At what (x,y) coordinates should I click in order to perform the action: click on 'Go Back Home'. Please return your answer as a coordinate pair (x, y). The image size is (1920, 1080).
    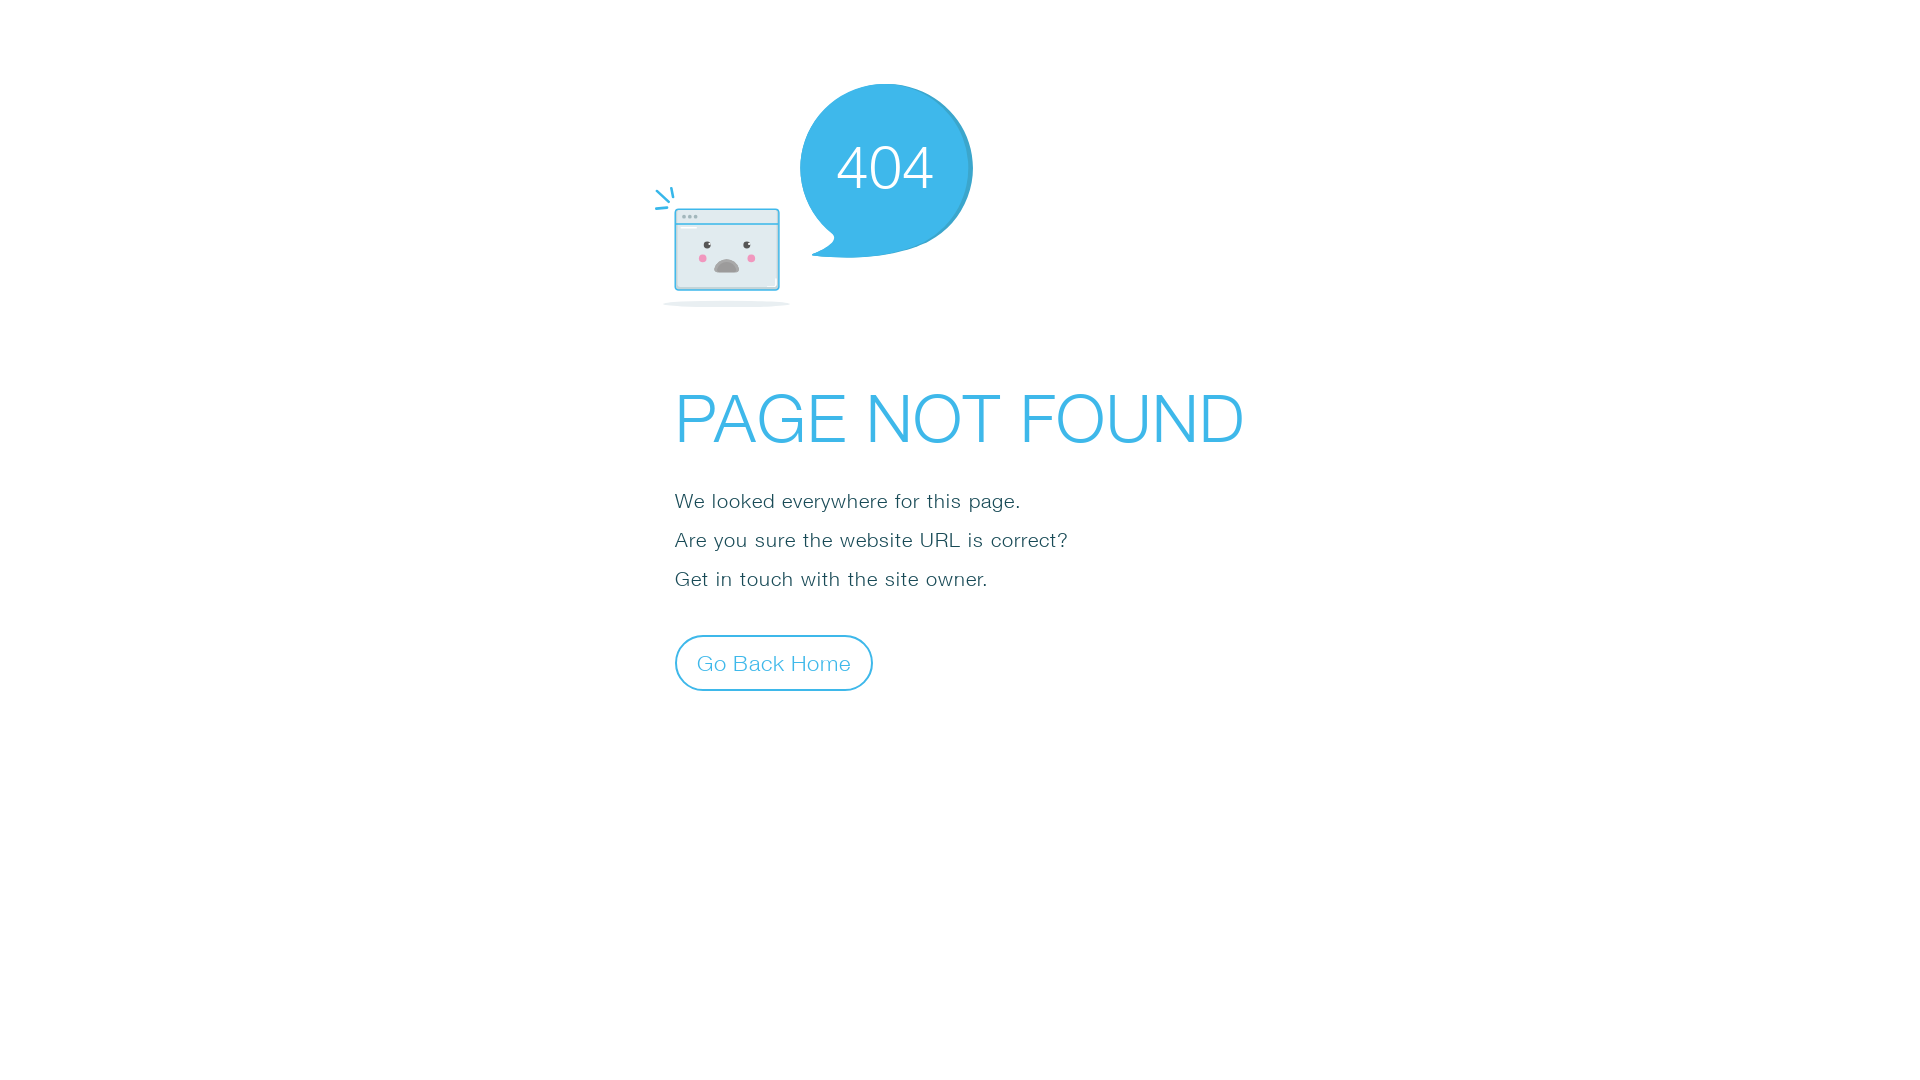
    Looking at the image, I should click on (772, 663).